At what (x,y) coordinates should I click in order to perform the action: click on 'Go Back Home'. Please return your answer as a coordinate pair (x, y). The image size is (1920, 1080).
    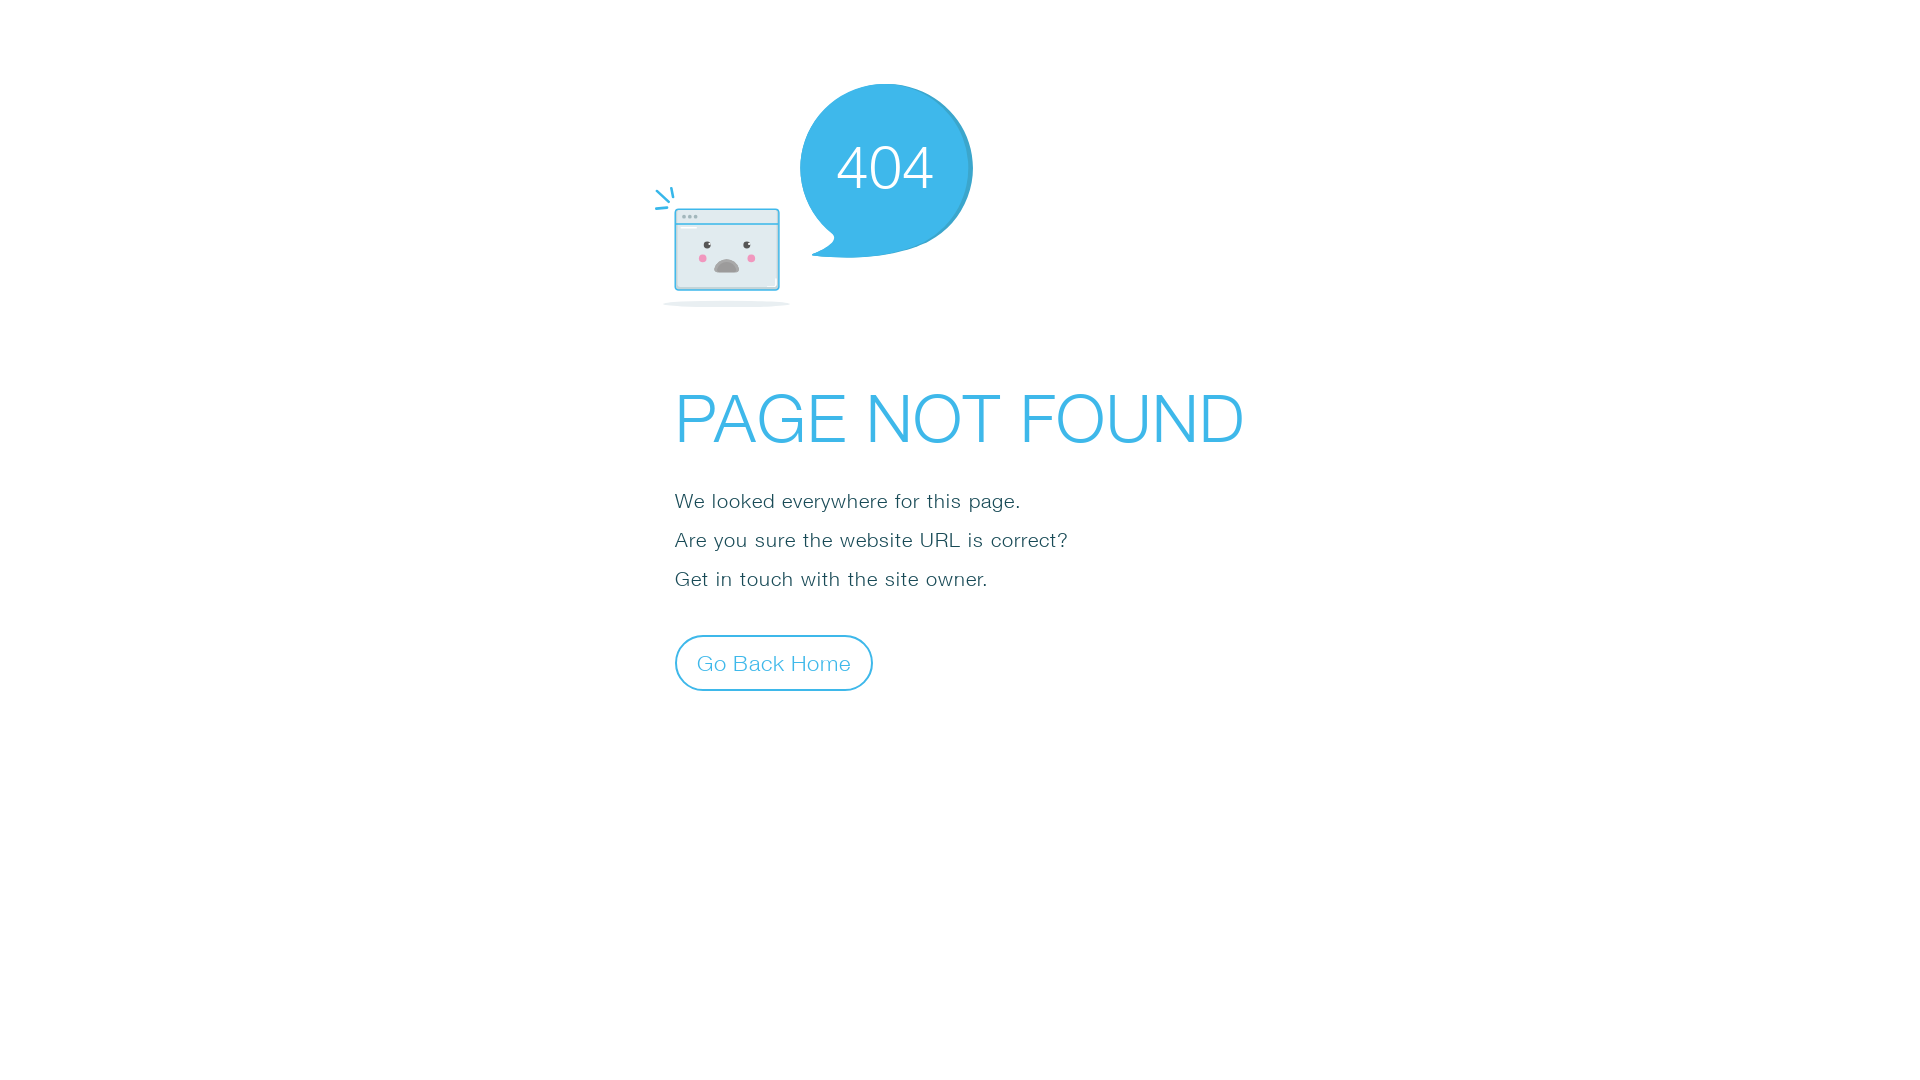
    Looking at the image, I should click on (772, 663).